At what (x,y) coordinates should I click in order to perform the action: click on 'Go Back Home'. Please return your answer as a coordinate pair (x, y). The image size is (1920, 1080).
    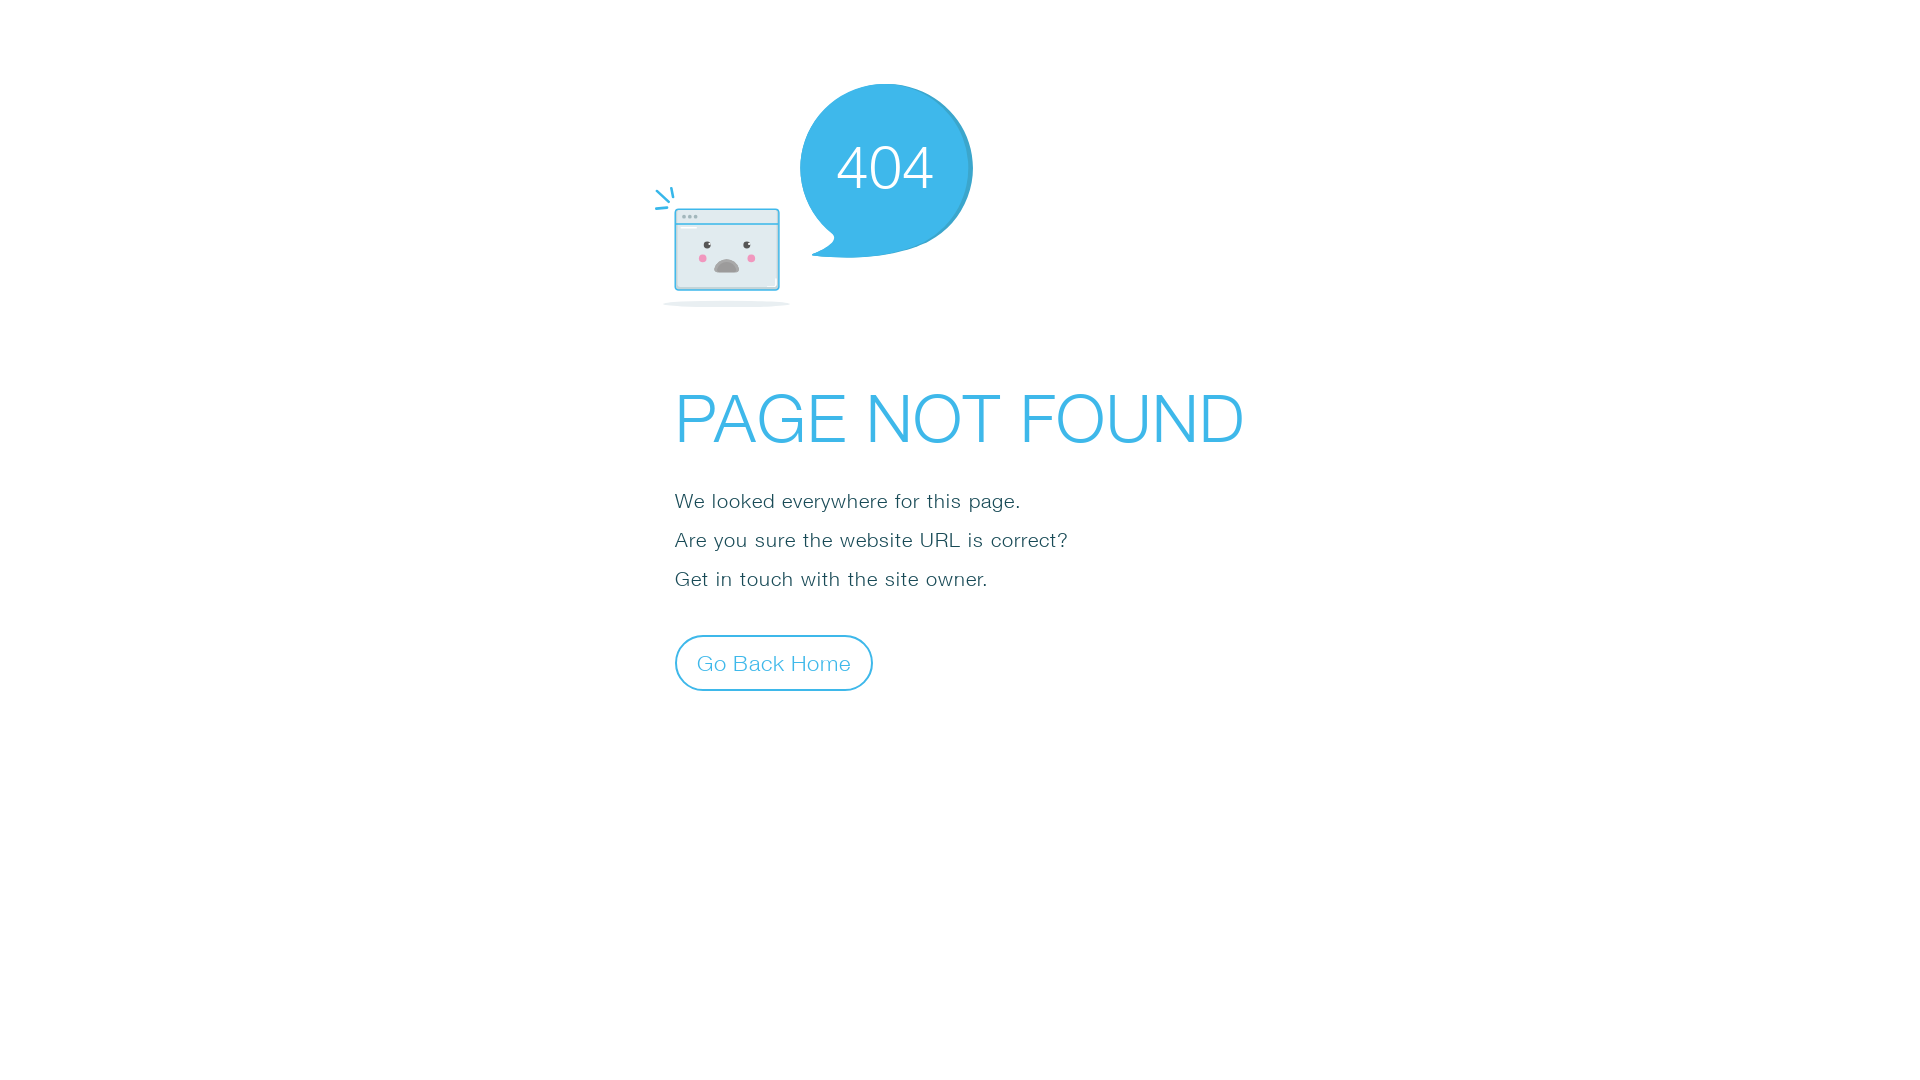
    Looking at the image, I should click on (772, 663).